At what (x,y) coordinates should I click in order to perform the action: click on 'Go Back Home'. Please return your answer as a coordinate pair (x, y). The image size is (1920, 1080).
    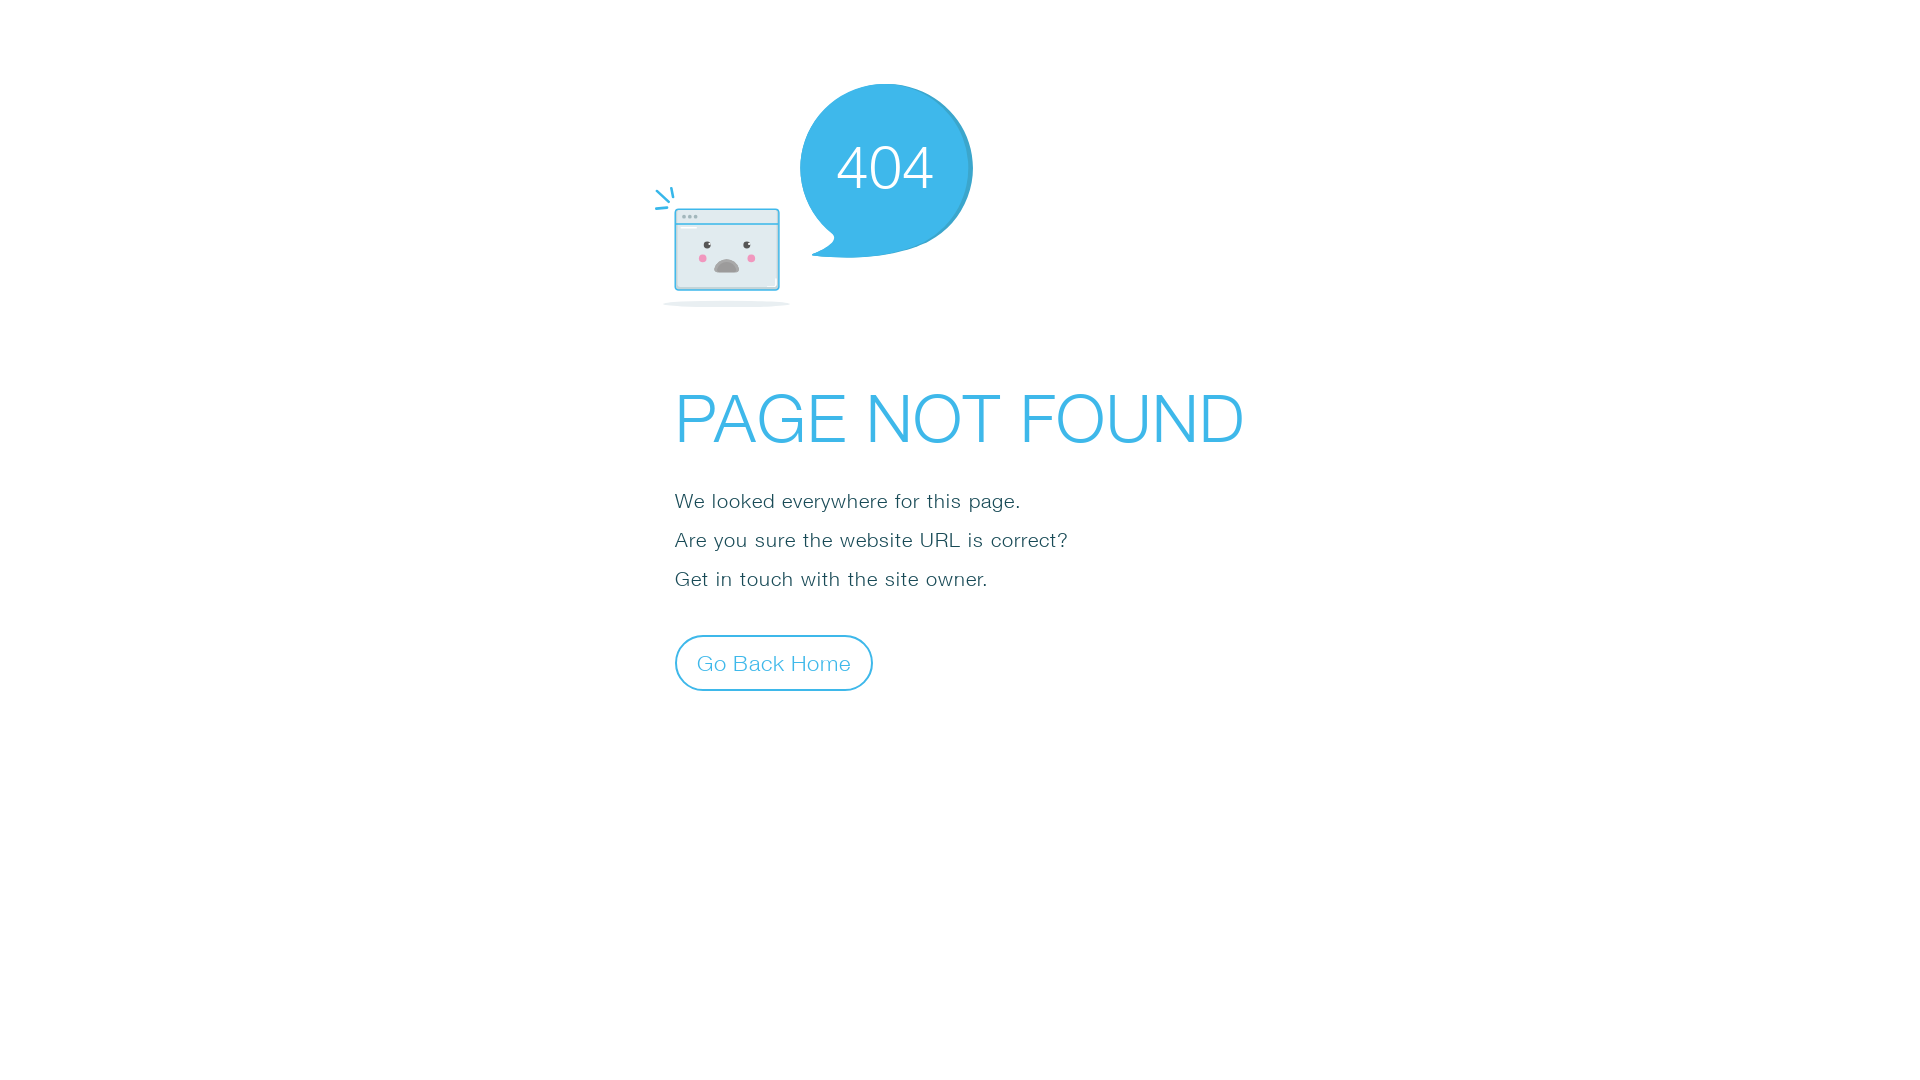
    Looking at the image, I should click on (772, 663).